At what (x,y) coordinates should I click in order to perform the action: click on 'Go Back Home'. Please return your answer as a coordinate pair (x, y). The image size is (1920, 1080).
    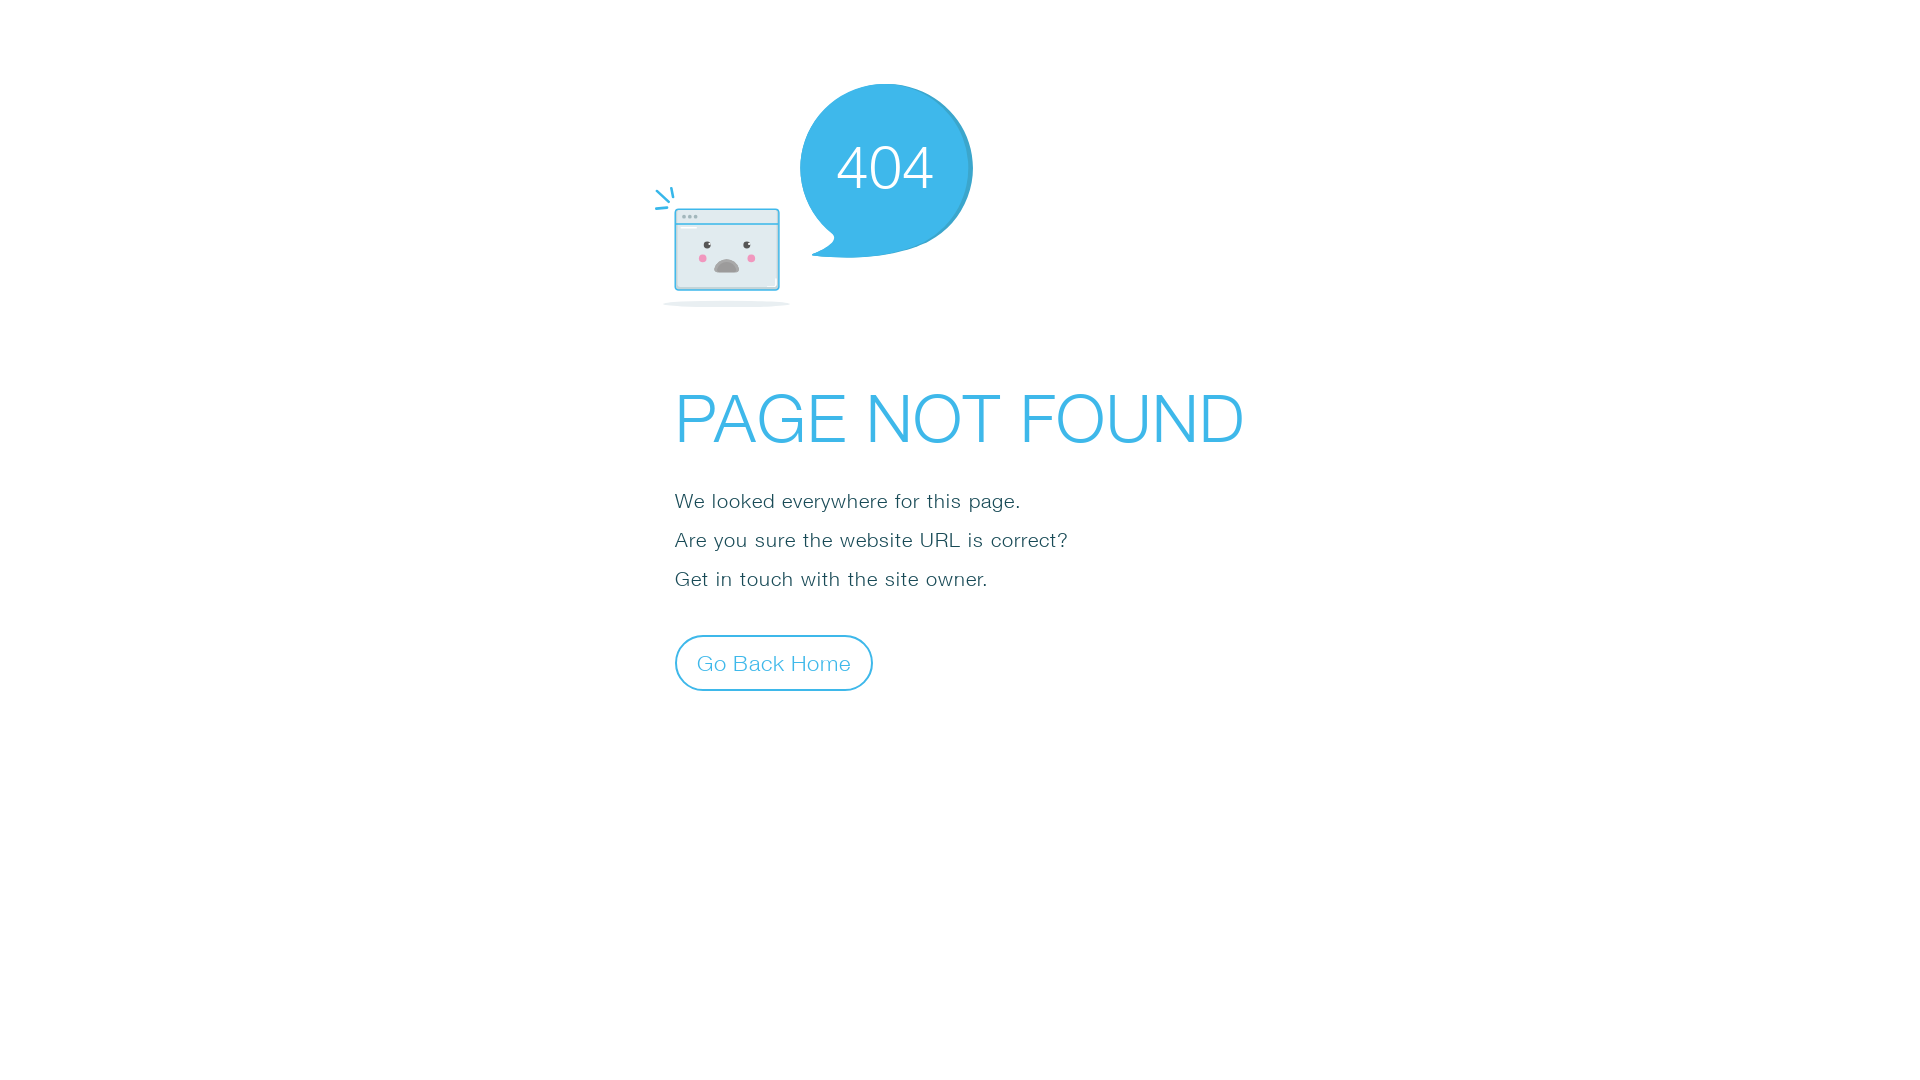
    Looking at the image, I should click on (772, 663).